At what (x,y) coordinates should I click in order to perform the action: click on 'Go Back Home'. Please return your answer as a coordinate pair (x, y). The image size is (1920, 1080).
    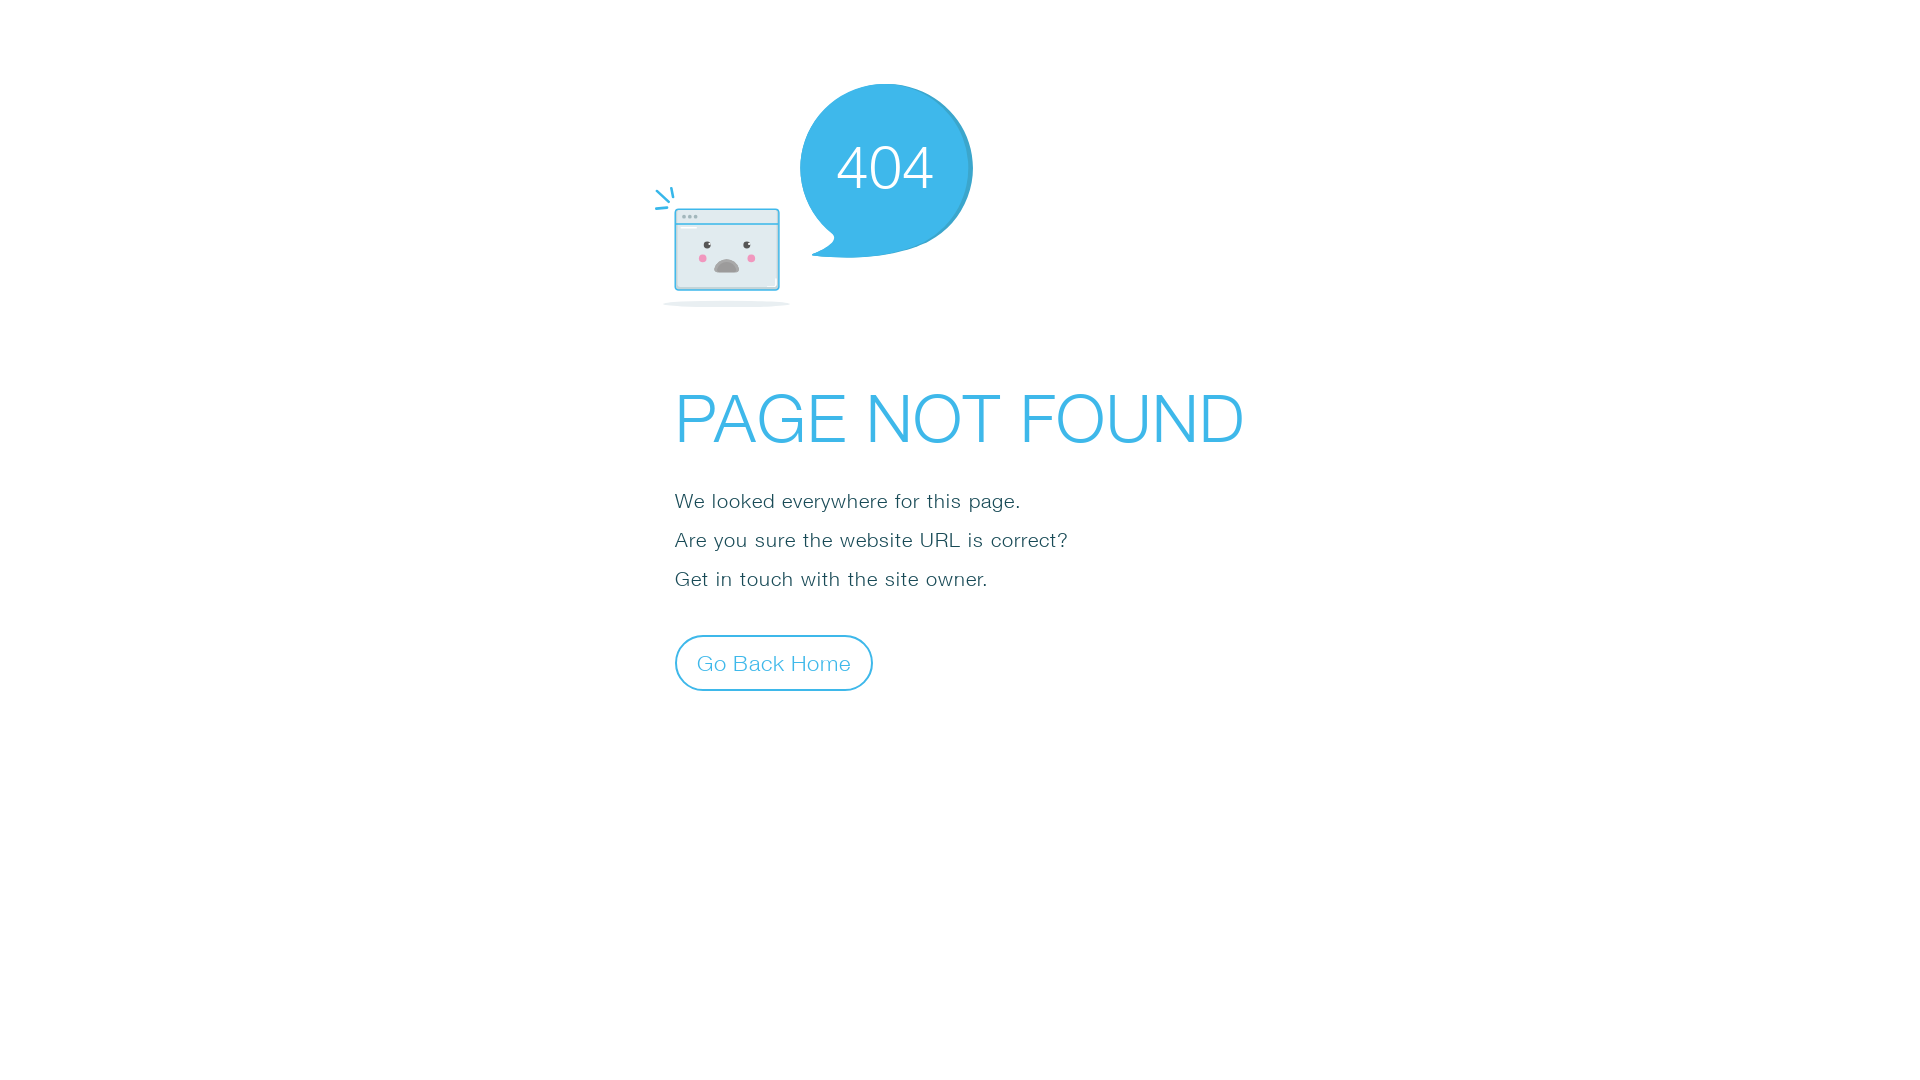
    Looking at the image, I should click on (772, 663).